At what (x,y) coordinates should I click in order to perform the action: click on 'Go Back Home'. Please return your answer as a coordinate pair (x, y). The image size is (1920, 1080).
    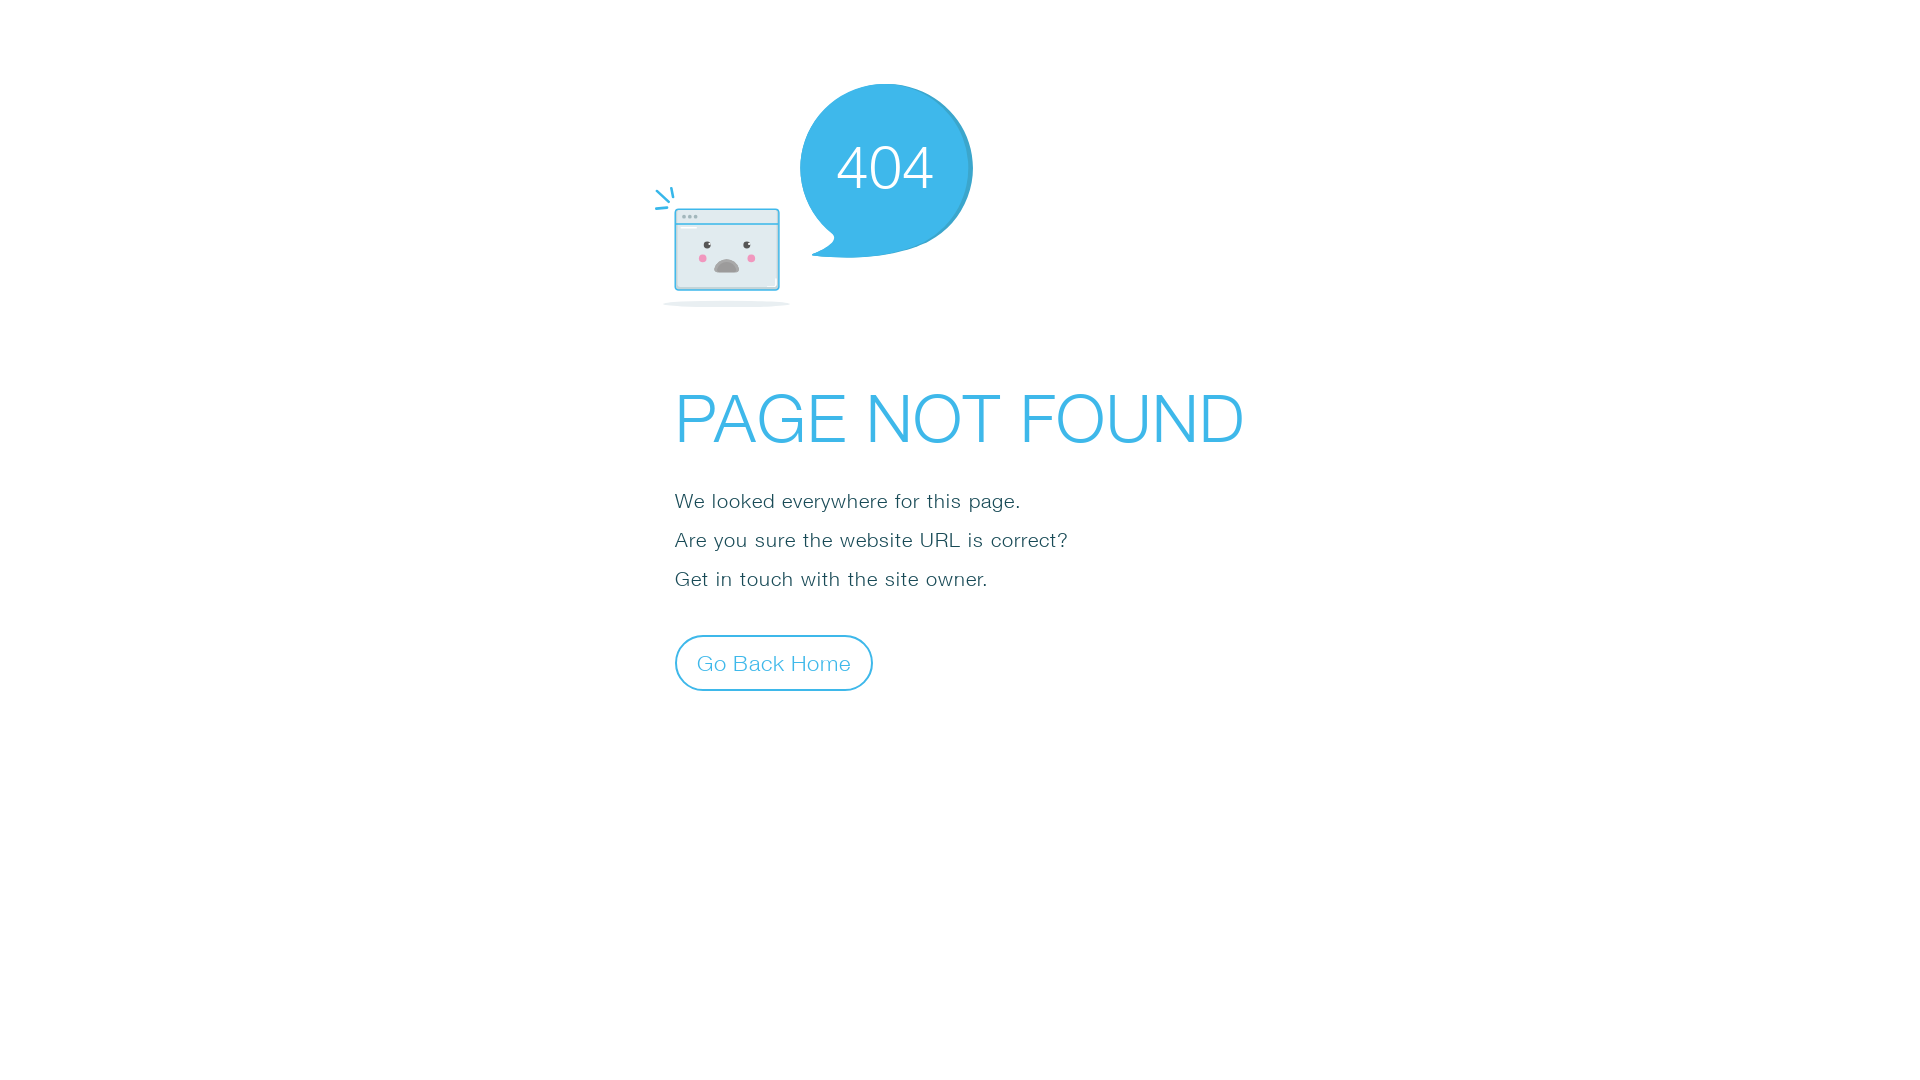
    Looking at the image, I should click on (772, 663).